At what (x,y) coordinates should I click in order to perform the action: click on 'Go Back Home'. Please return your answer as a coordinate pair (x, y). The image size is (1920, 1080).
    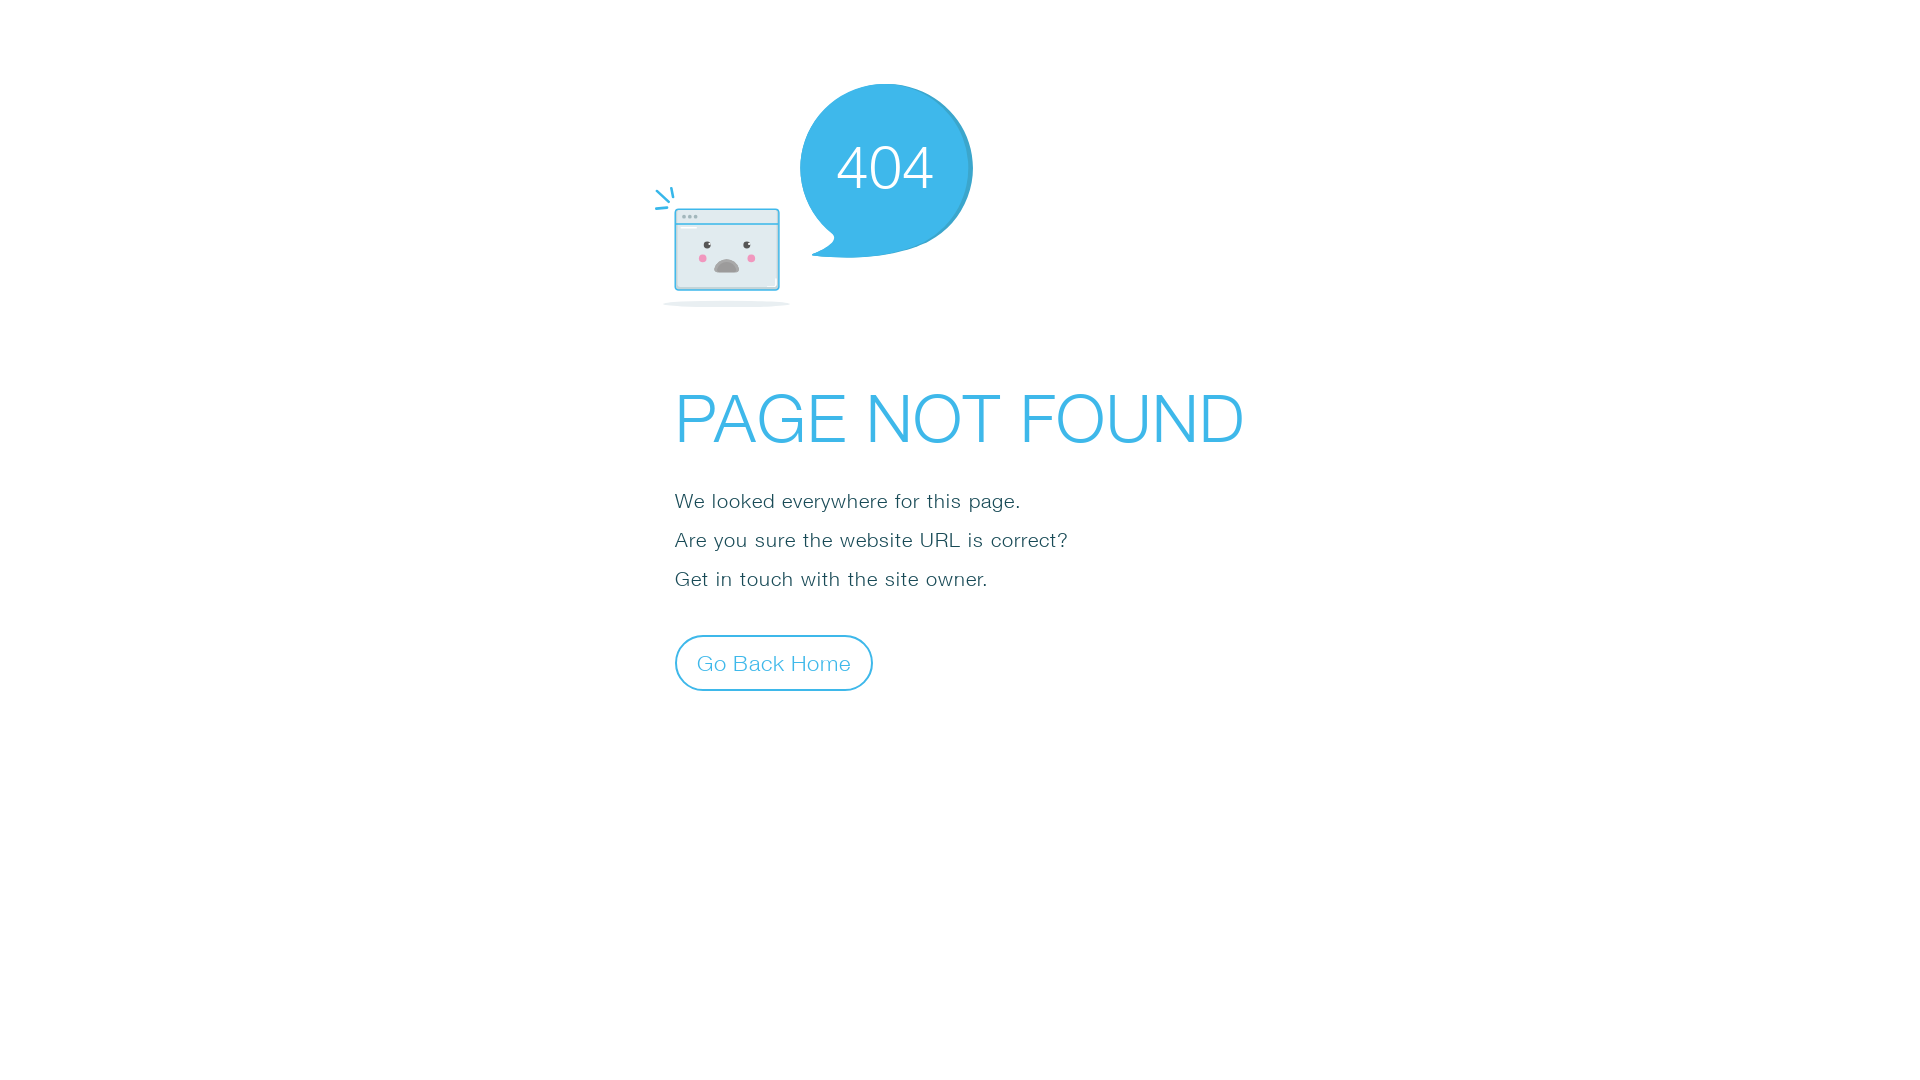
    Looking at the image, I should click on (772, 663).